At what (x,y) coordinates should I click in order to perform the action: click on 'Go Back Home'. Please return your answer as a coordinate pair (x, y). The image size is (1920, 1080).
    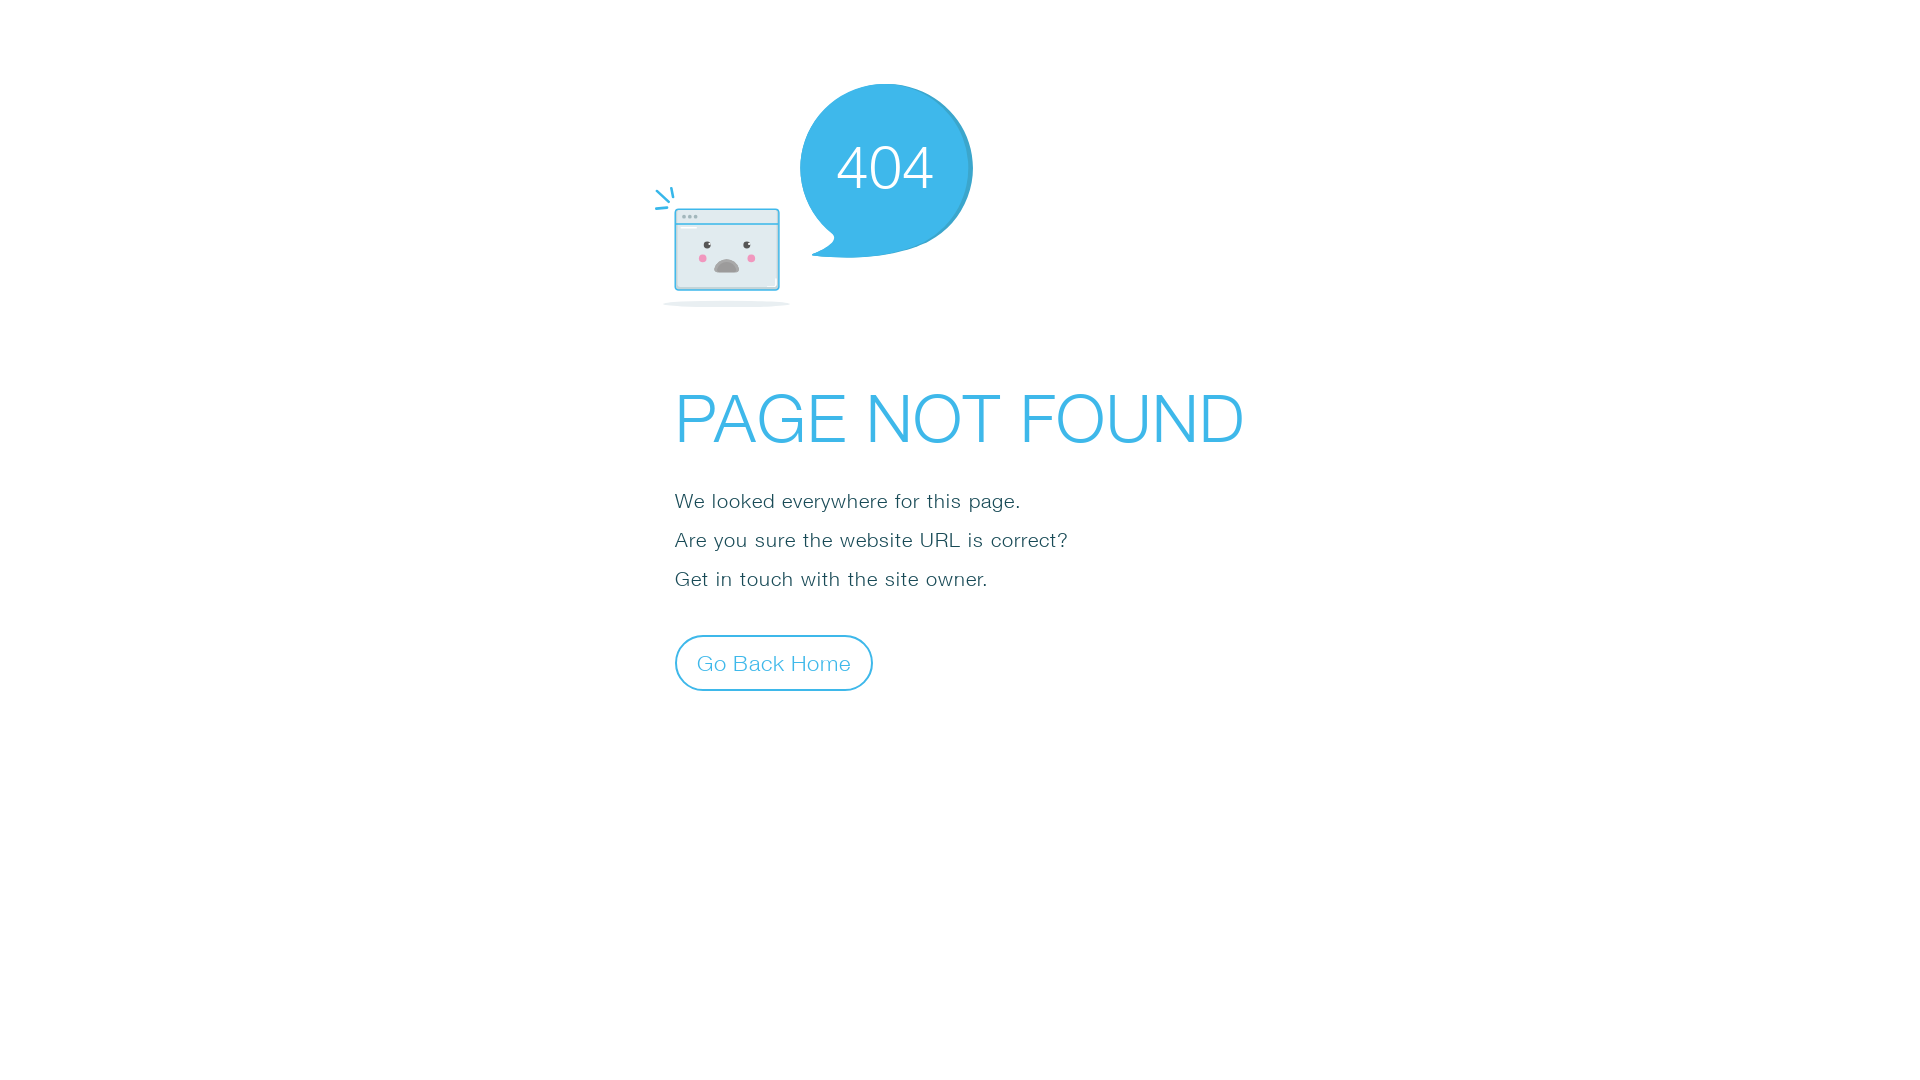
    Looking at the image, I should click on (772, 663).